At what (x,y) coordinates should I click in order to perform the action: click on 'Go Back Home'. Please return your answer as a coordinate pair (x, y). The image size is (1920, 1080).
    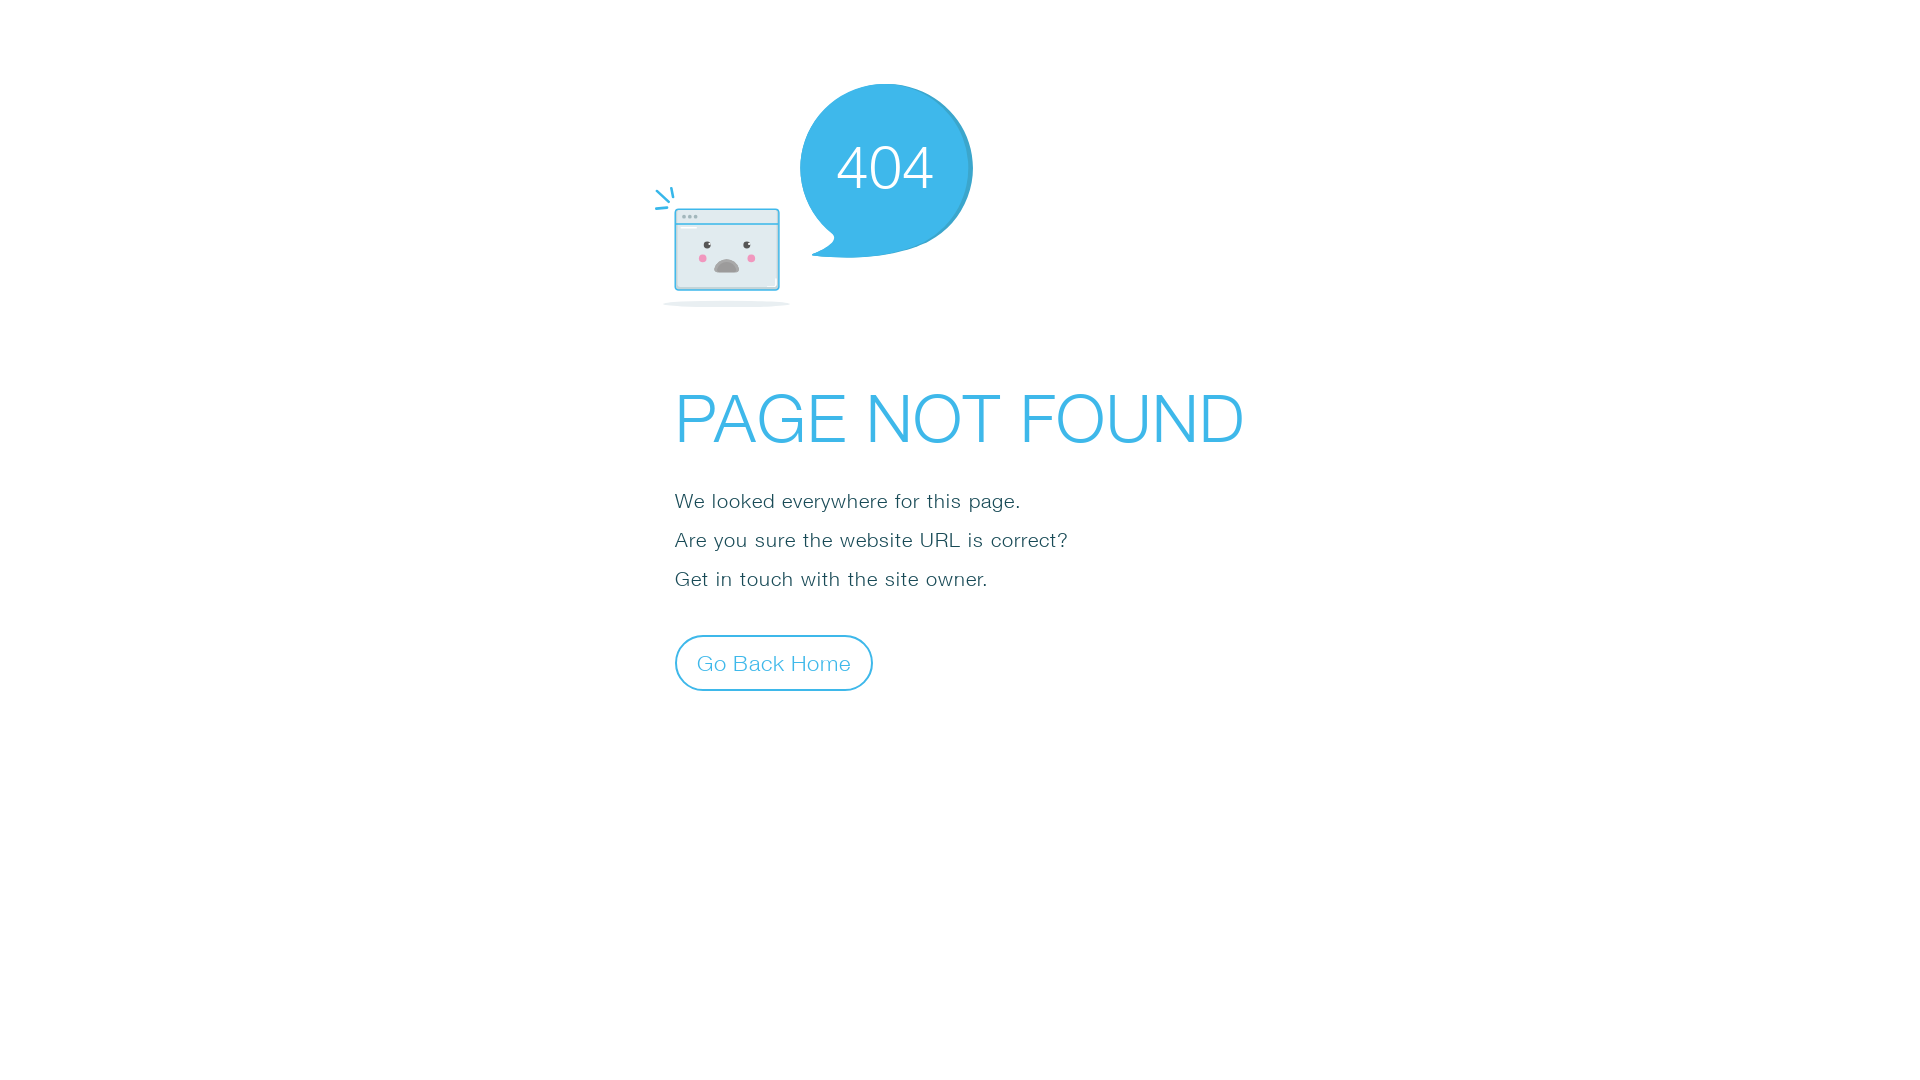
    Looking at the image, I should click on (772, 663).